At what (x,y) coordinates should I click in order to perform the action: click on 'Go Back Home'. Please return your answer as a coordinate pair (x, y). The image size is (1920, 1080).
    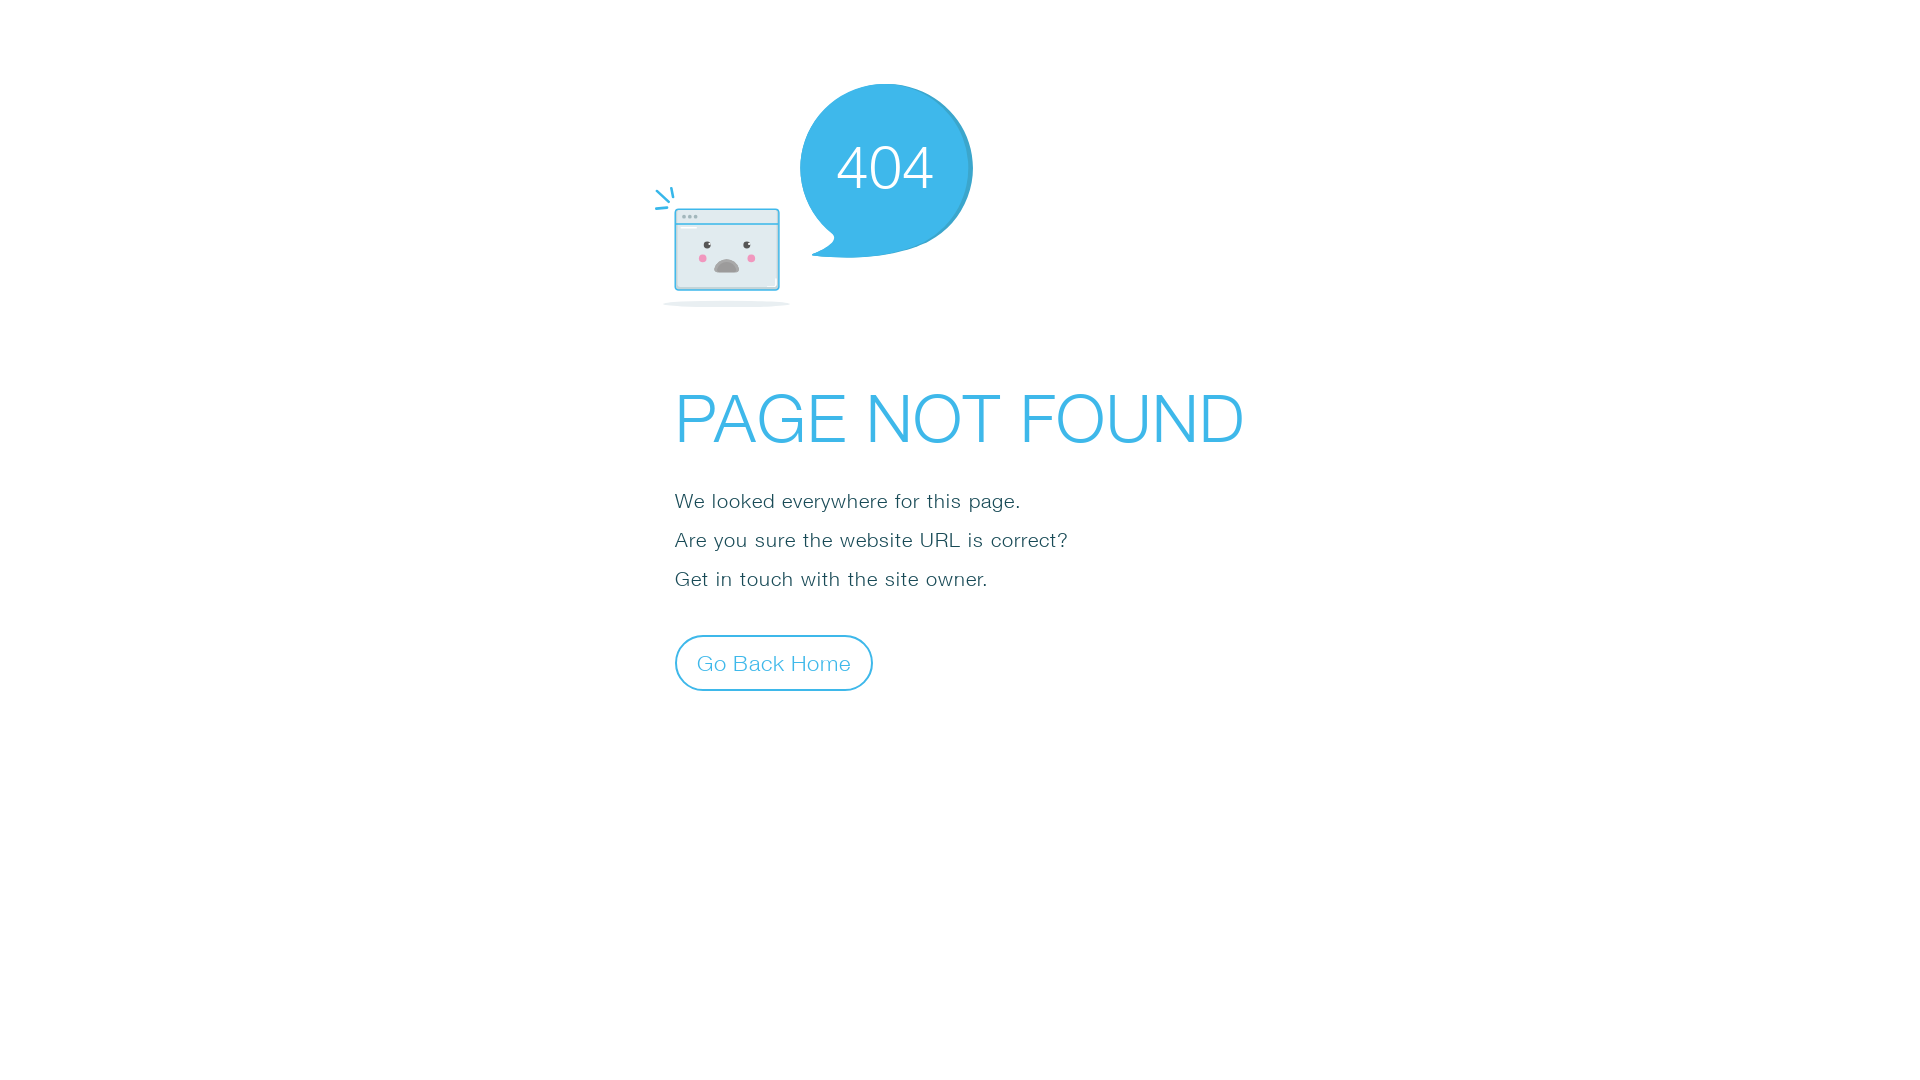
    Looking at the image, I should click on (772, 663).